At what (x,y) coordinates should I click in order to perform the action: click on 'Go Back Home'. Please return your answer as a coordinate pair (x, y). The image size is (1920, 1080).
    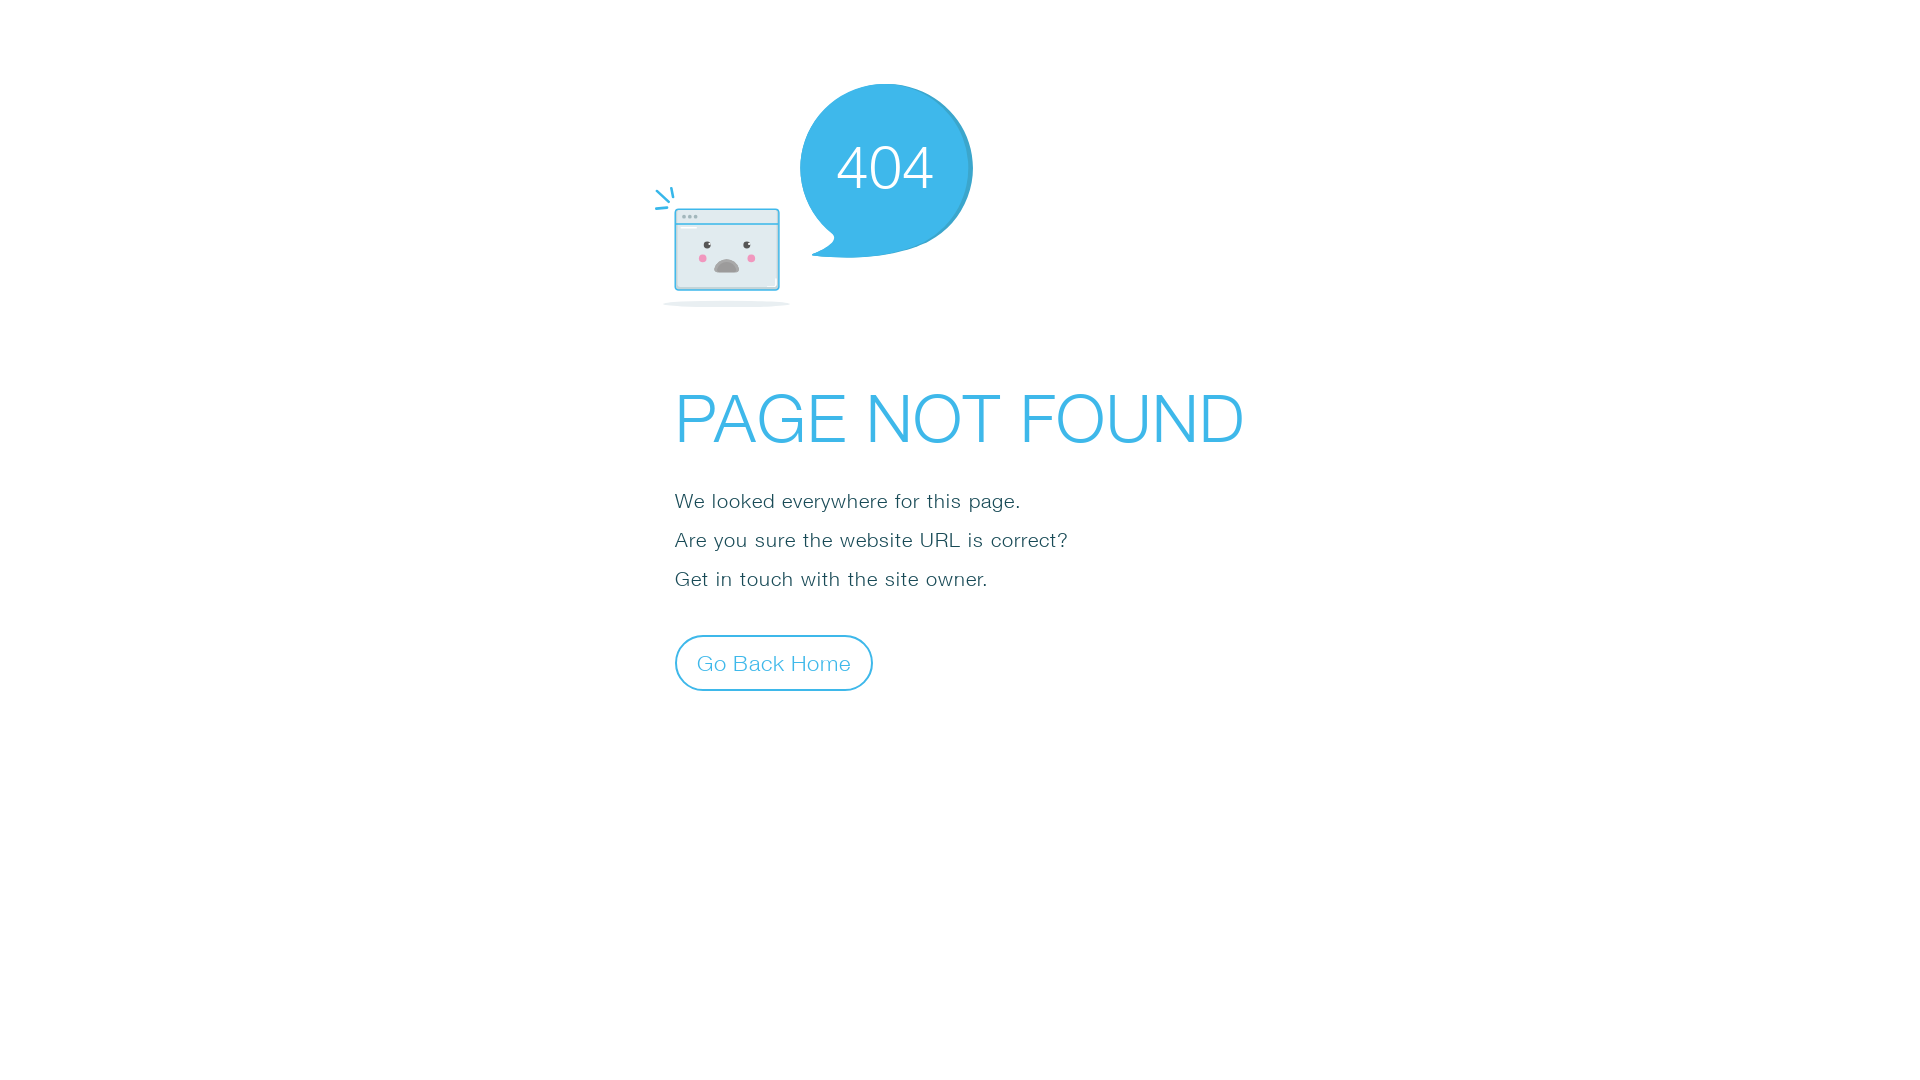
    Looking at the image, I should click on (772, 663).